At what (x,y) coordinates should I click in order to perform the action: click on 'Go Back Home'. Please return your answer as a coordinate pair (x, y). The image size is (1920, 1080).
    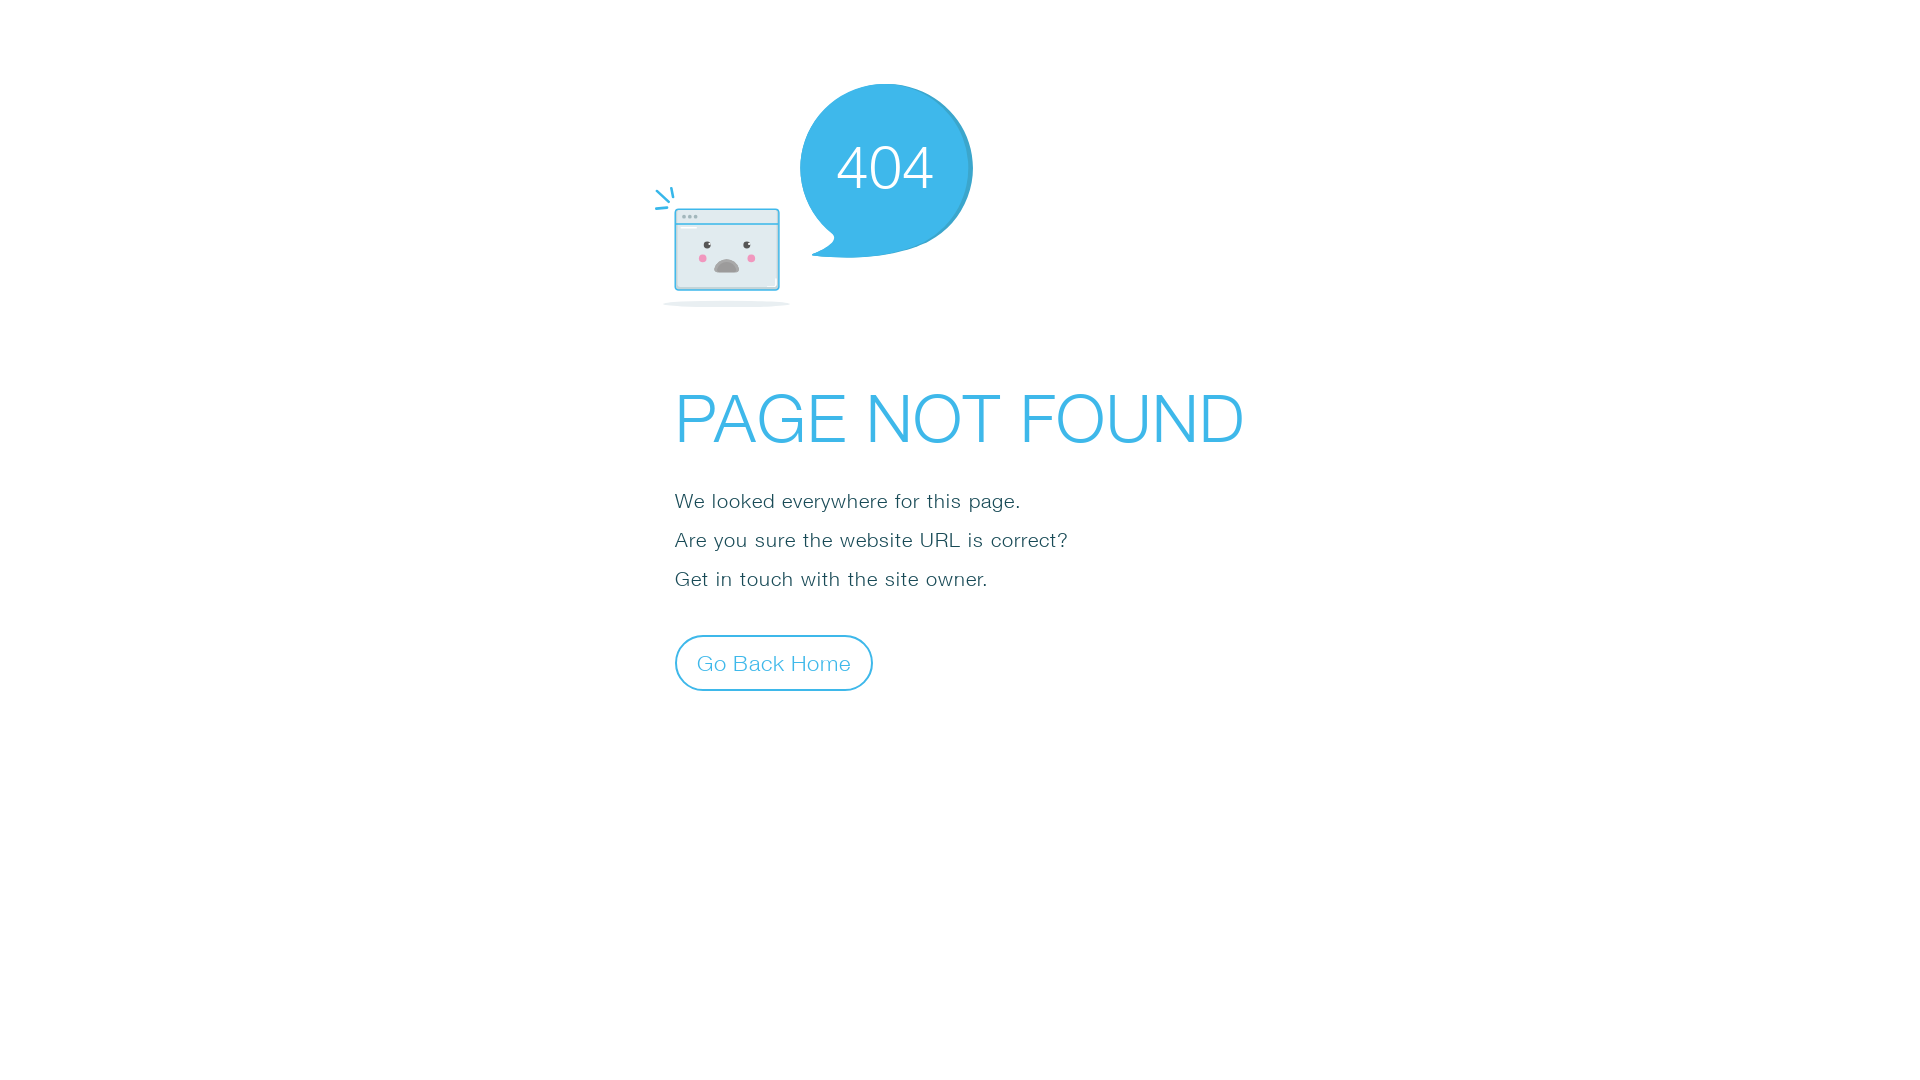
    Looking at the image, I should click on (772, 663).